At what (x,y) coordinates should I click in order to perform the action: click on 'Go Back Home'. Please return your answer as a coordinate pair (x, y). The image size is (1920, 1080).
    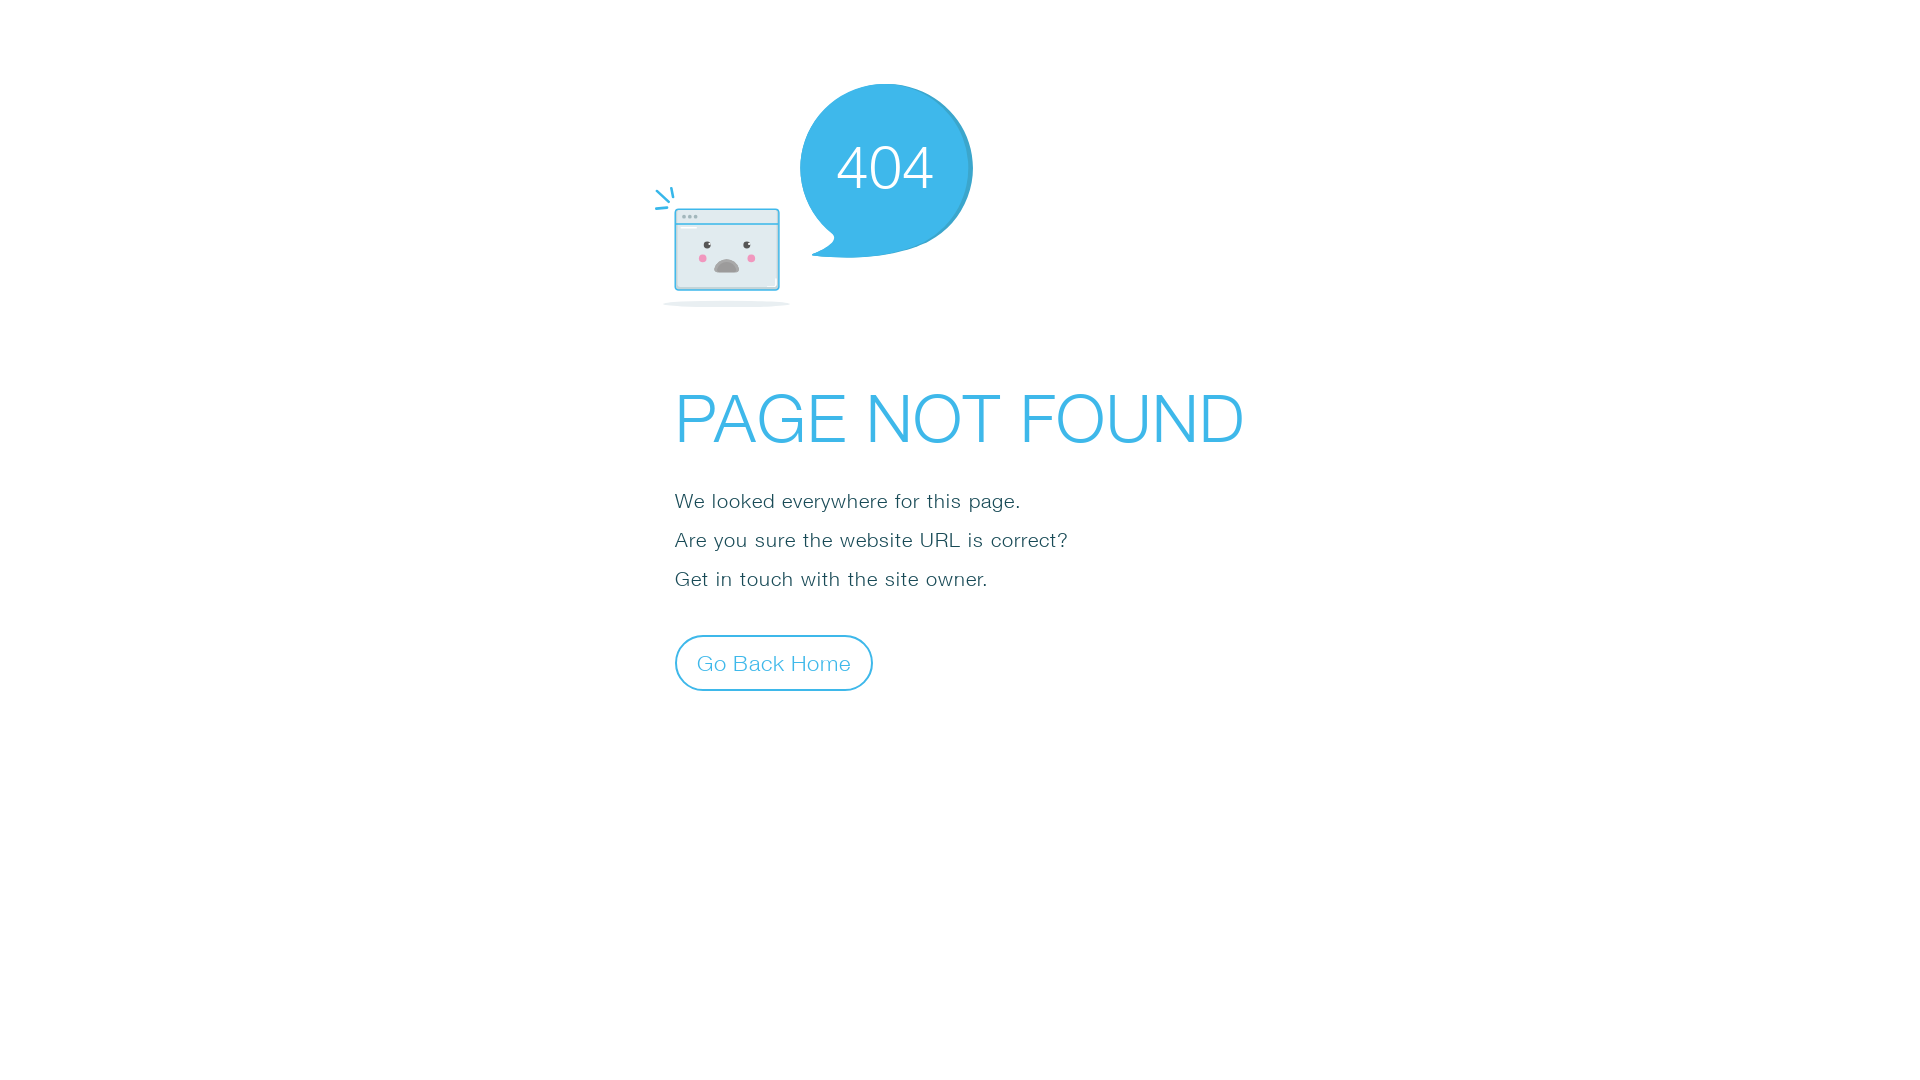
    Looking at the image, I should click on (772, 663).